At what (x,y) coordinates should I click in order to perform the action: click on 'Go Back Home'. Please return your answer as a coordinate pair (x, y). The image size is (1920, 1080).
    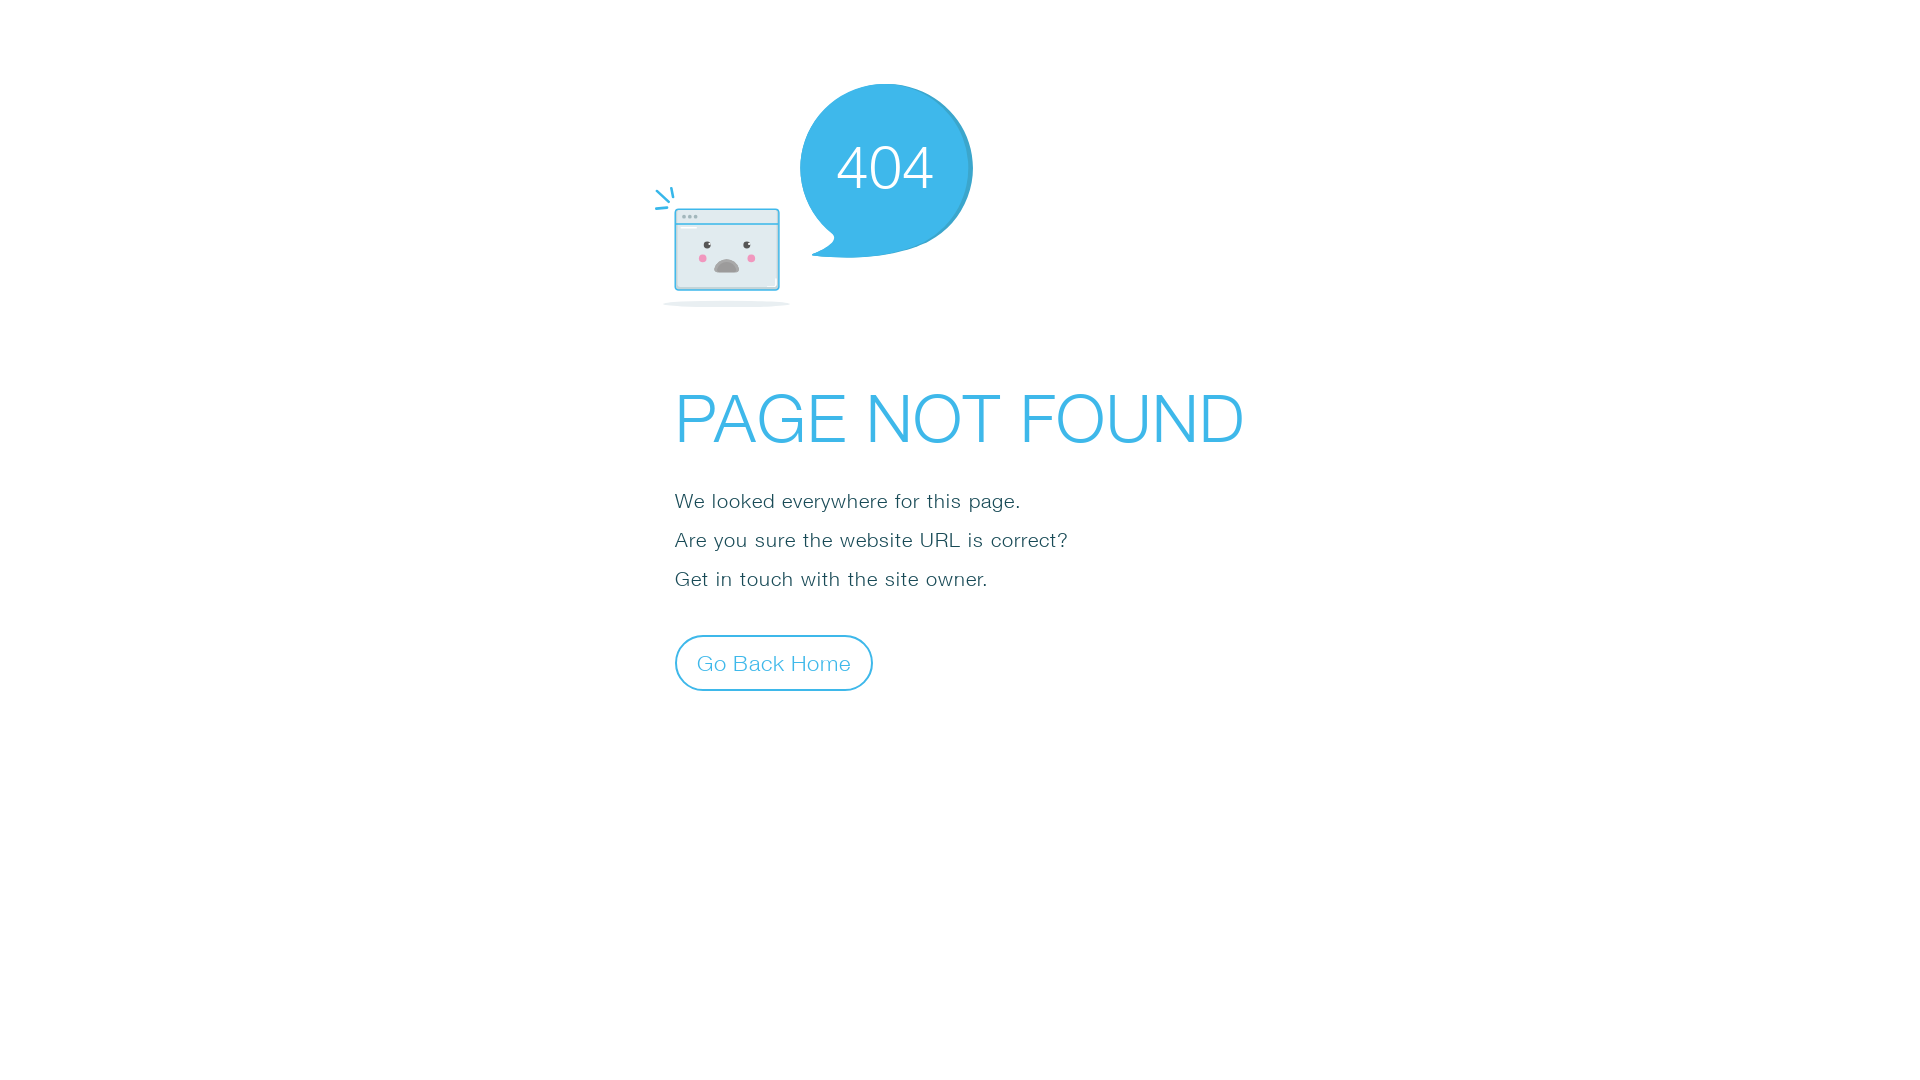
    Looking at the image, I should click on (772, 663).